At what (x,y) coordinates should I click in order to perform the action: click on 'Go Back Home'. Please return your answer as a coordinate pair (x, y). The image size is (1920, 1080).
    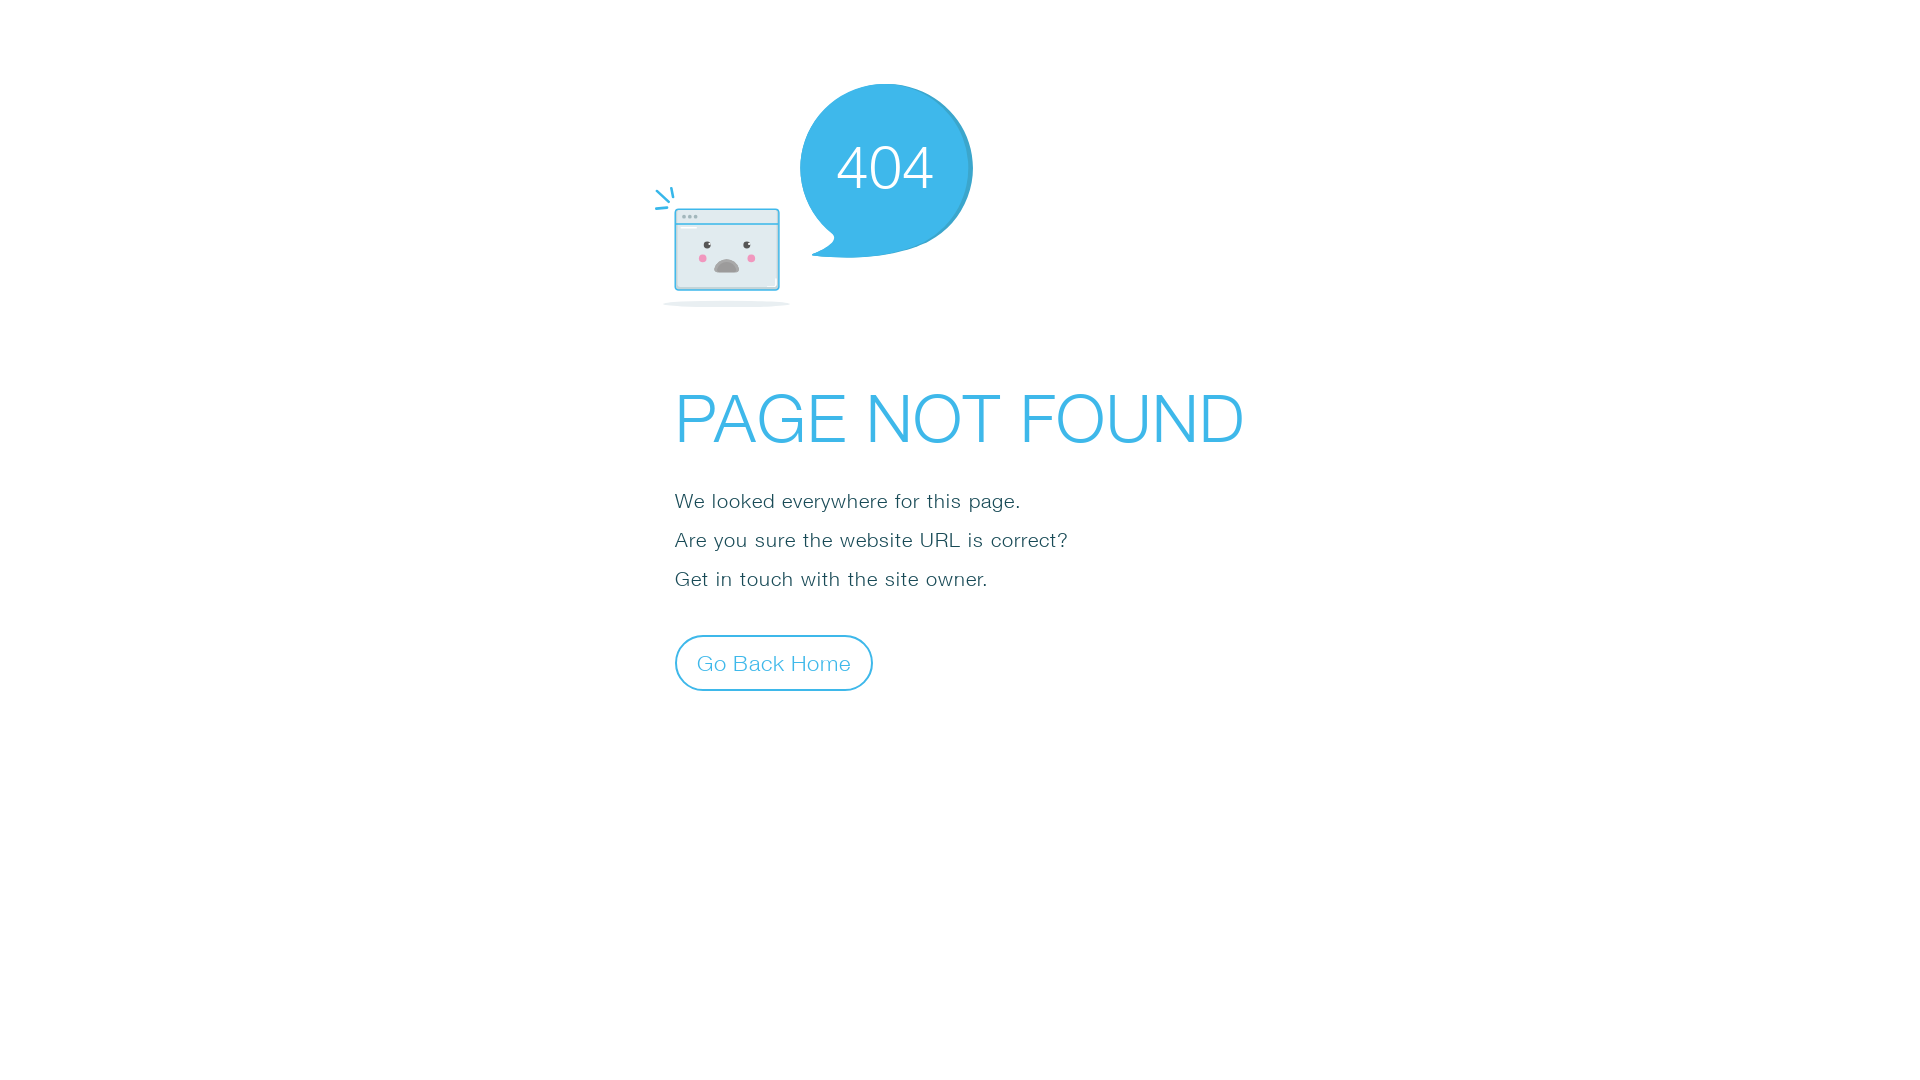
    Looking at the image, I should click on (772, 663).